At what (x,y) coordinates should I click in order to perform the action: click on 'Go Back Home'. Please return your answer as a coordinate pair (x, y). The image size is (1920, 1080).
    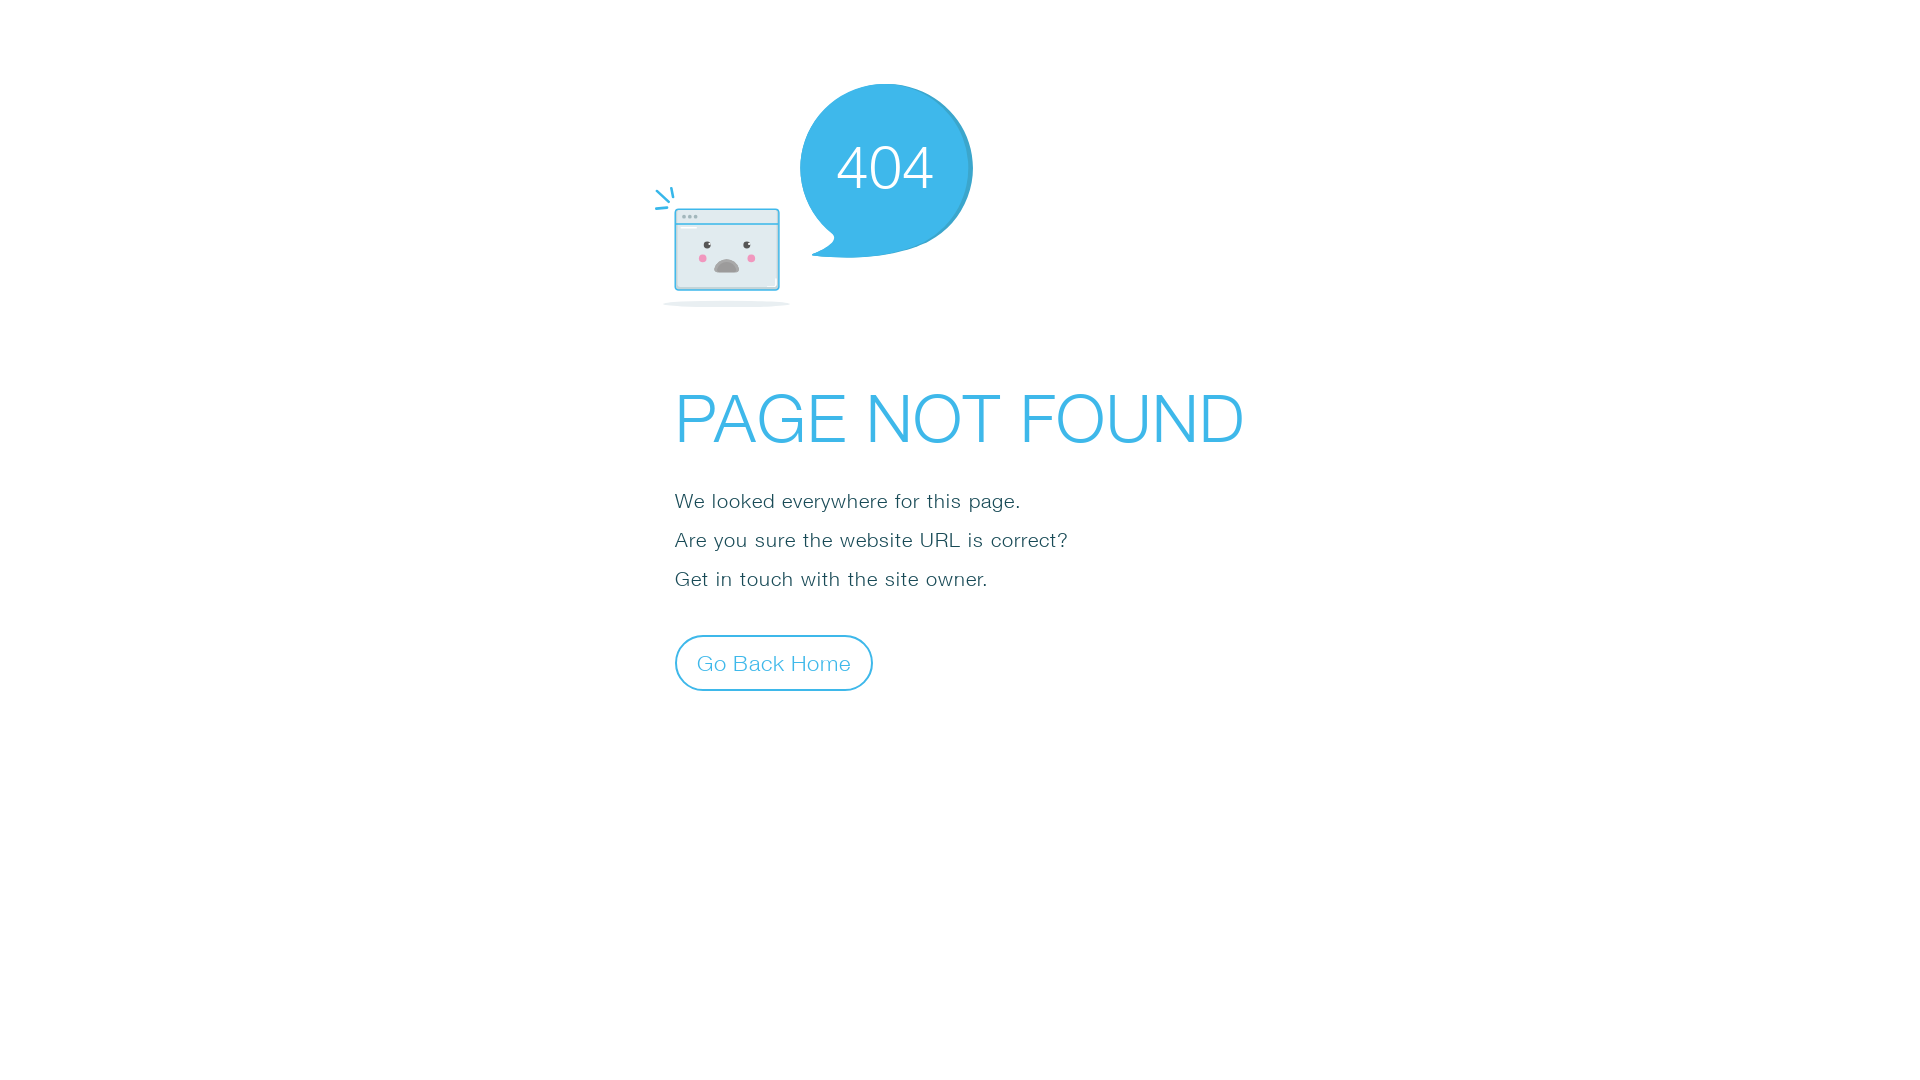
    Looking at the image, I should click on (772, 663).